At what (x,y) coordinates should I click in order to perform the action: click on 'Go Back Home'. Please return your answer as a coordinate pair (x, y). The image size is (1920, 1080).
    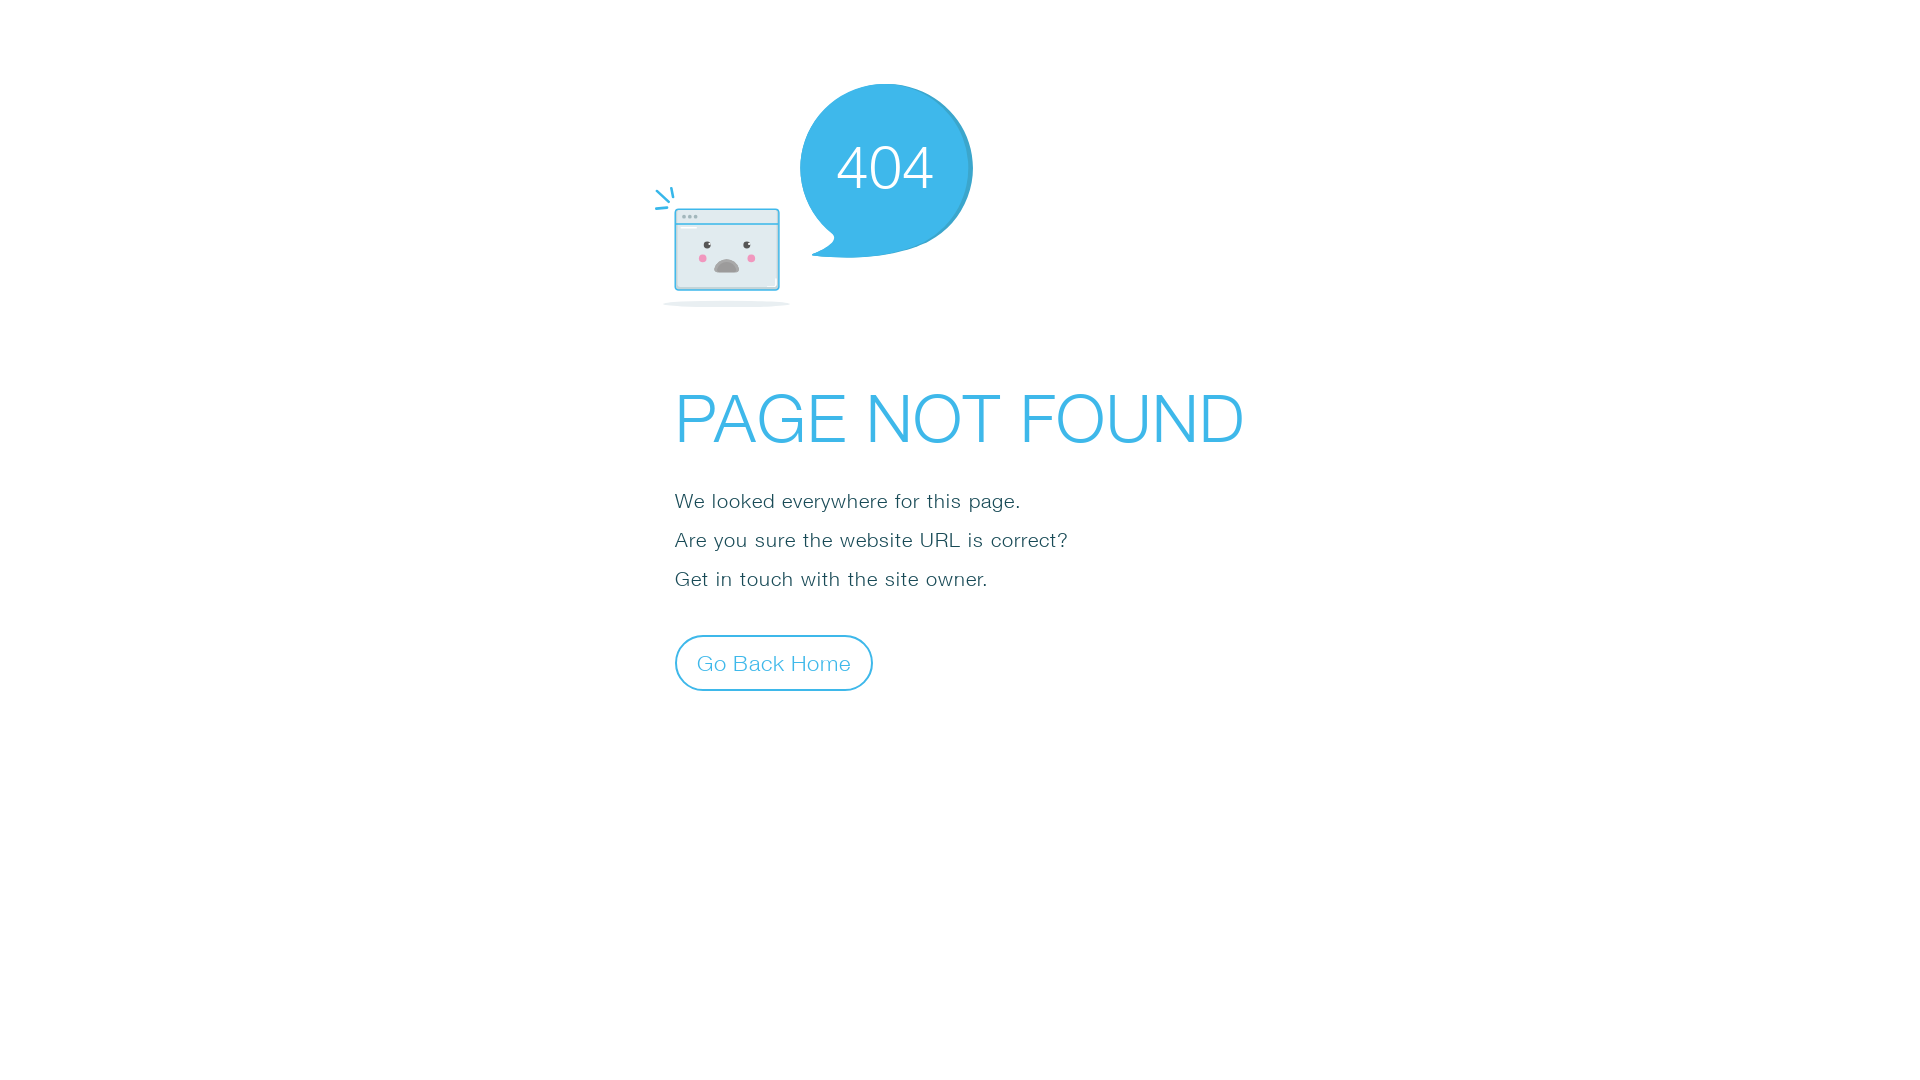
    Looking at the image, I should click on (772, 663).